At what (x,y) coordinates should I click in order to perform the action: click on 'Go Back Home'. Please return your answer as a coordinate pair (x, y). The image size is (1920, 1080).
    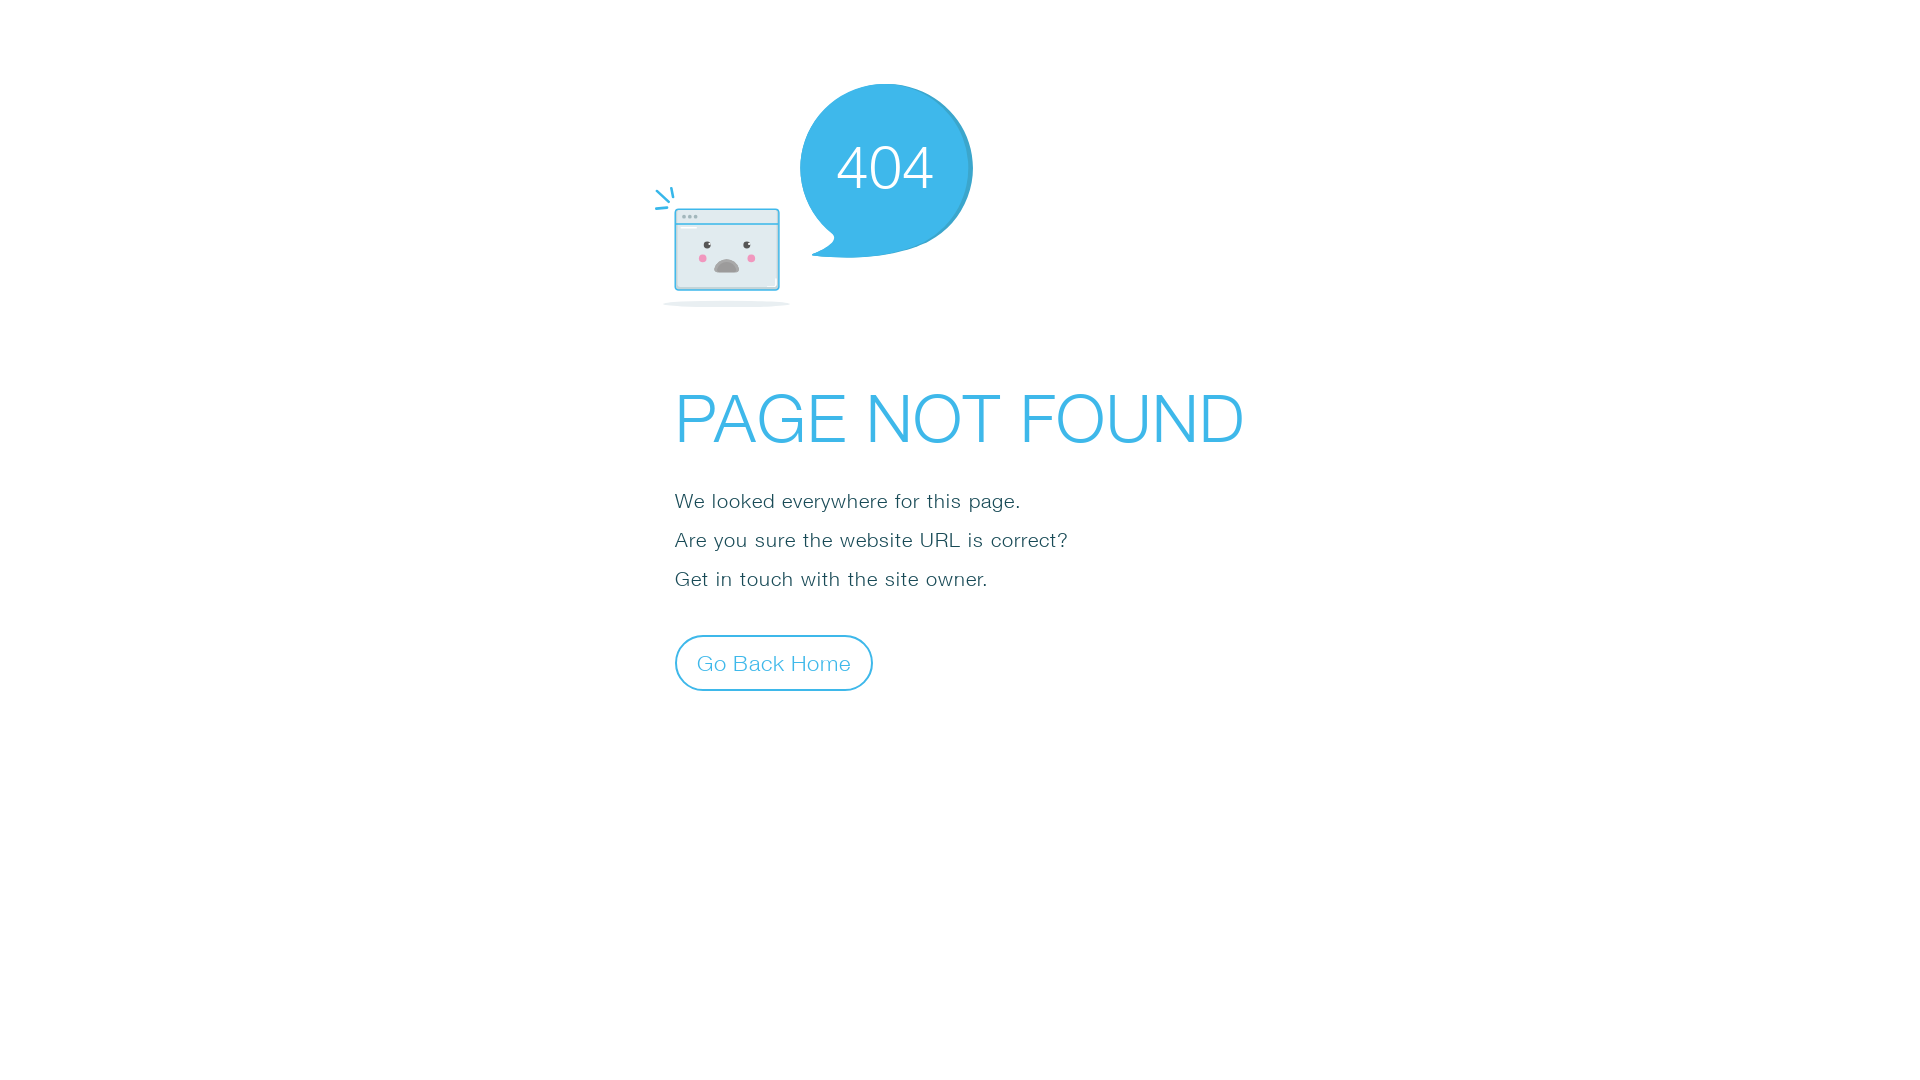
    Looking at the image, I should click on (772, 663).